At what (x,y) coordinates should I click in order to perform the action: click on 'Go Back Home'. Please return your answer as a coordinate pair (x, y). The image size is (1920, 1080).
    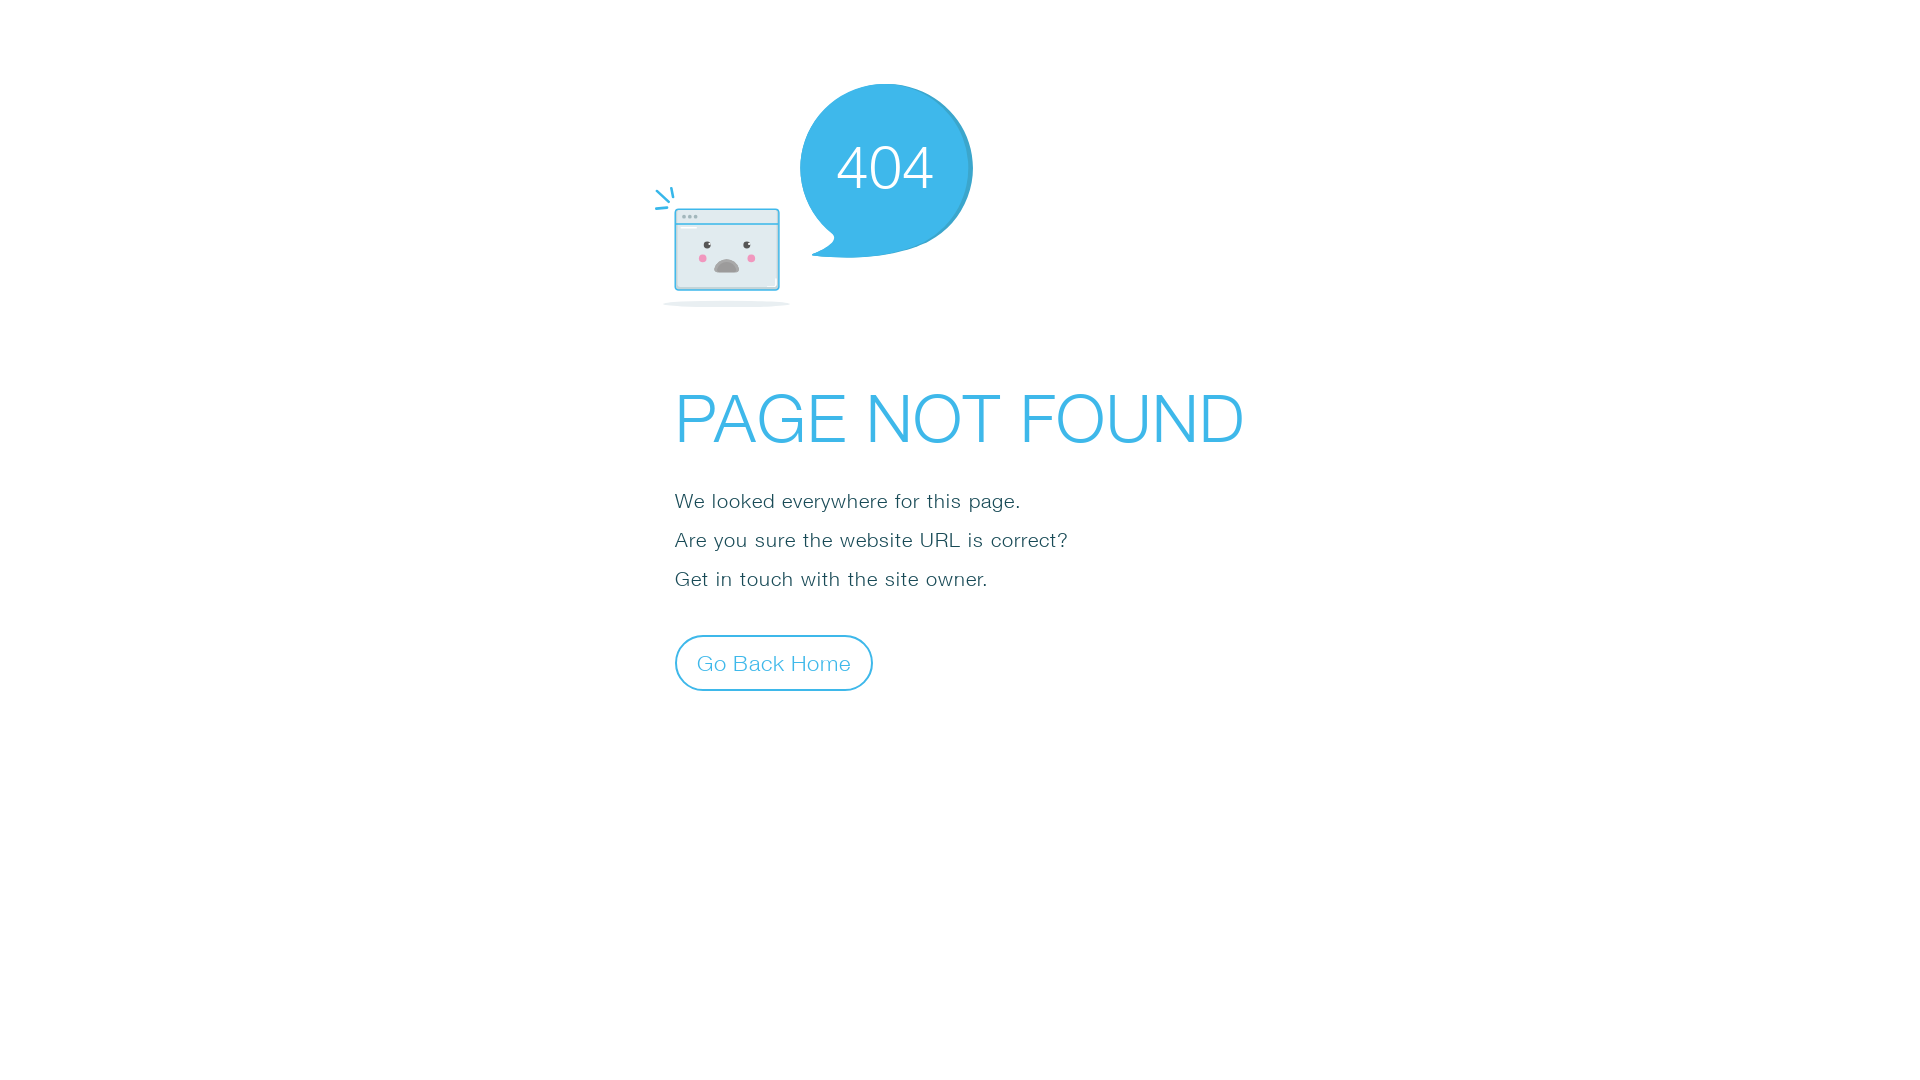
    Looking at the image, I should click on (772, 663).